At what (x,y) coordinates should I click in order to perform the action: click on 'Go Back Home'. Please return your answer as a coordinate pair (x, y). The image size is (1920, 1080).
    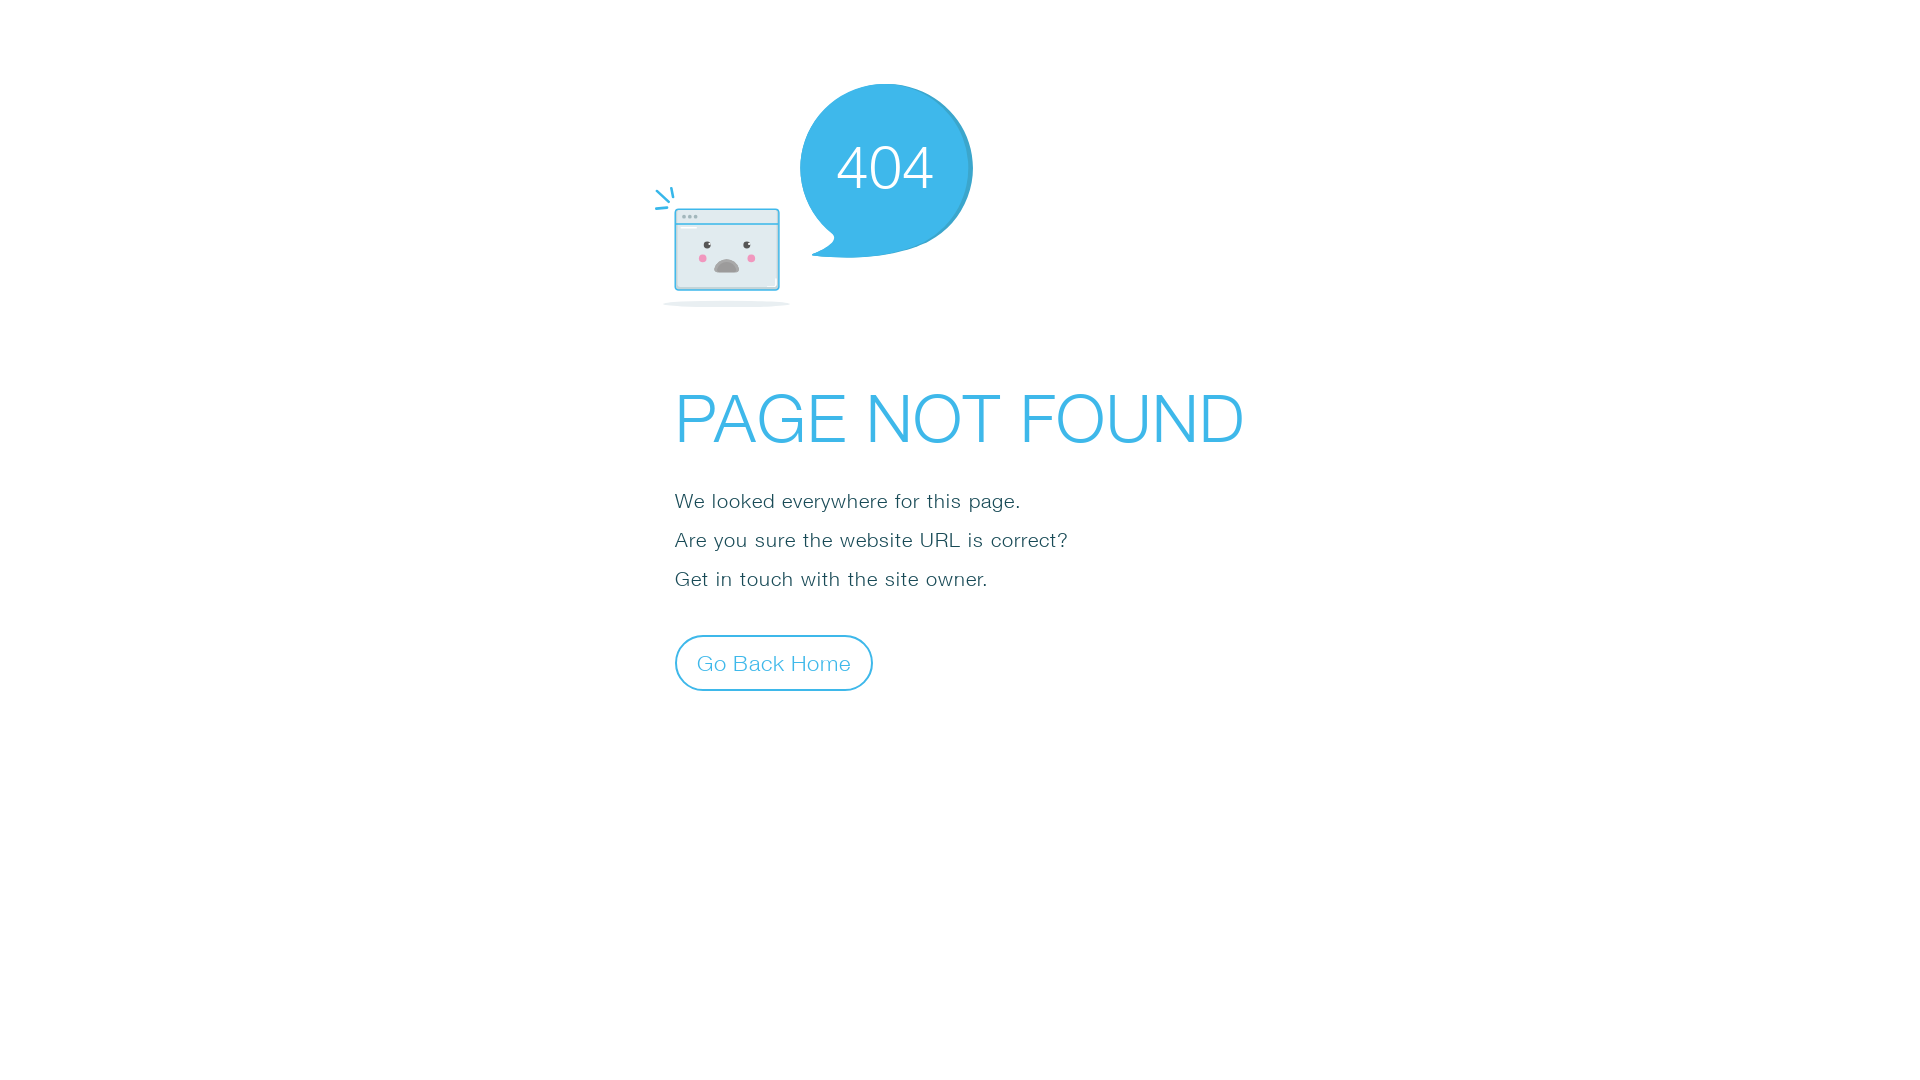
    Looking at the image, I should click on (772, 663).